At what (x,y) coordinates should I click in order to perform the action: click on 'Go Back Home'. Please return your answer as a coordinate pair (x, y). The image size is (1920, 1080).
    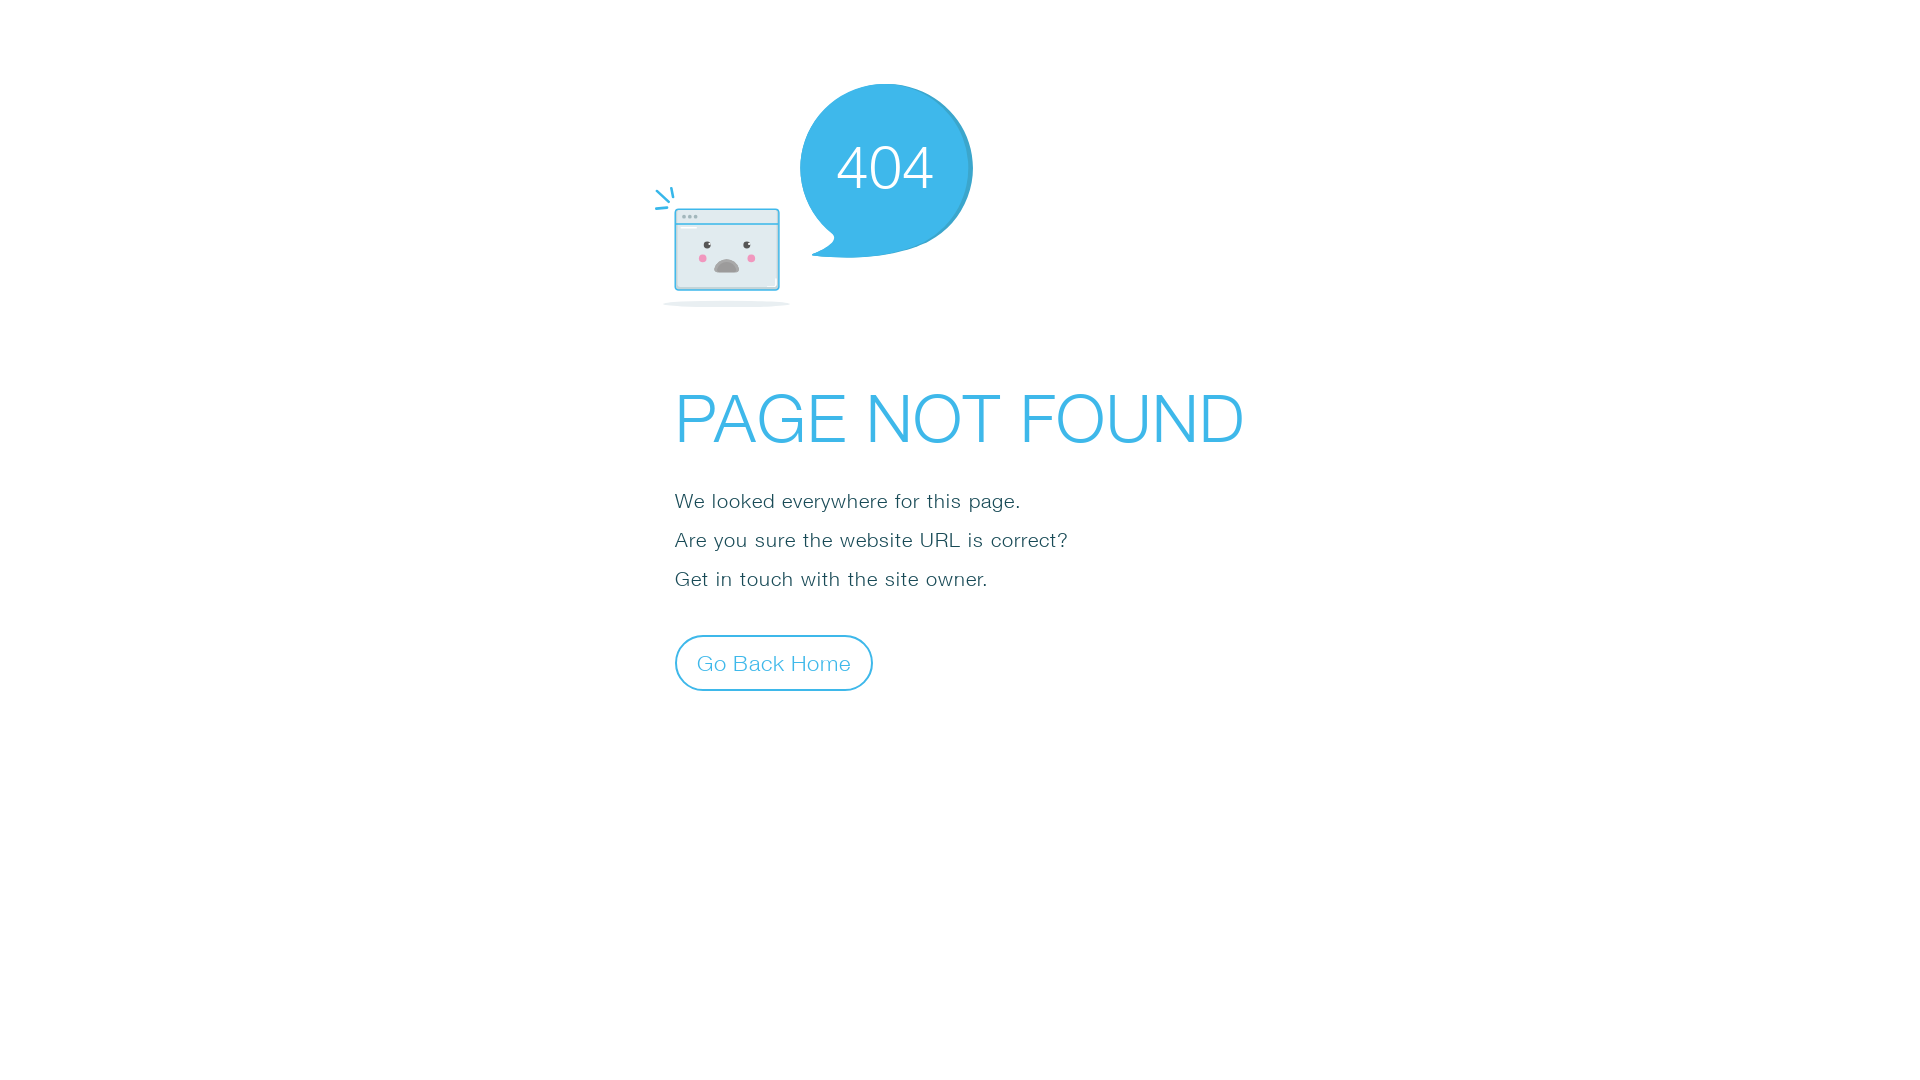
    Looking at the image, I should click on (772, 663).